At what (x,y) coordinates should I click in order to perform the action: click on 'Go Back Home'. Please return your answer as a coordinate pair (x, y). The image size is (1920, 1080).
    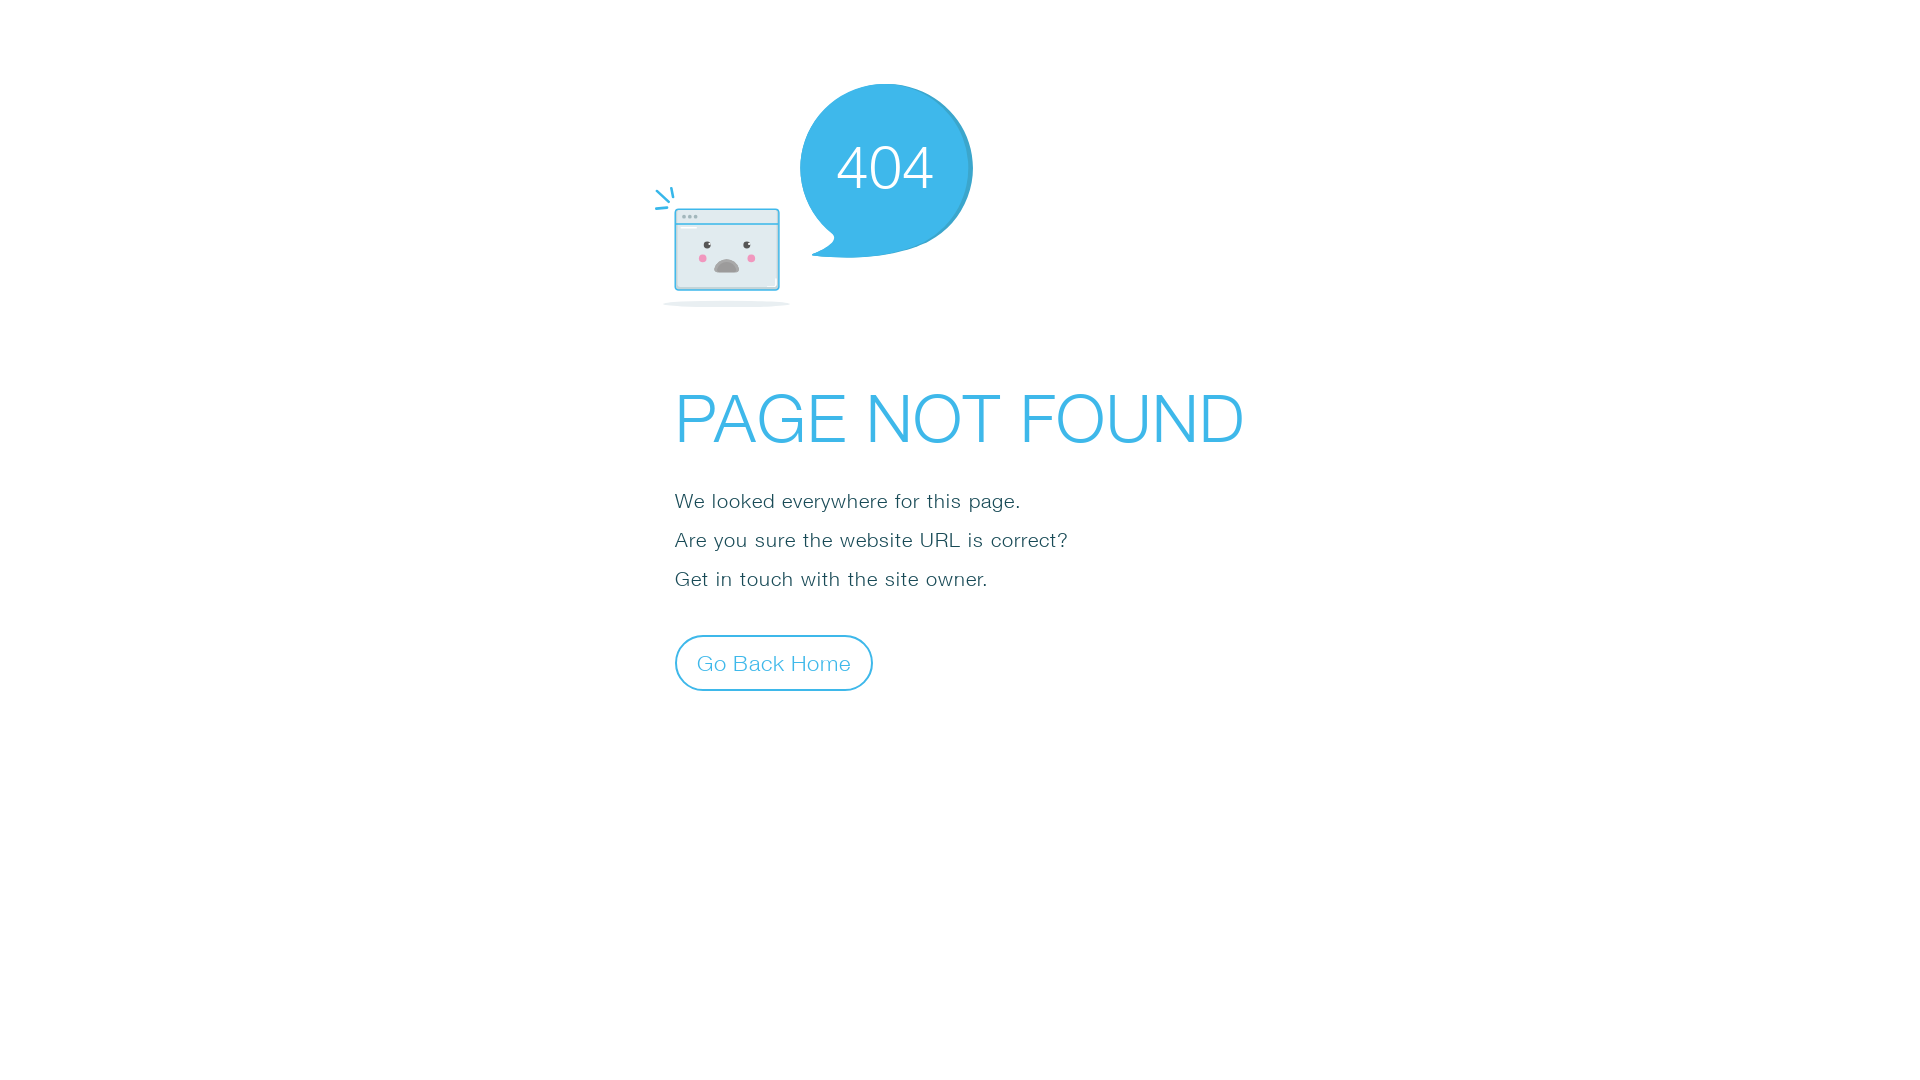
    Looking at the image, I should click on (772, 663).